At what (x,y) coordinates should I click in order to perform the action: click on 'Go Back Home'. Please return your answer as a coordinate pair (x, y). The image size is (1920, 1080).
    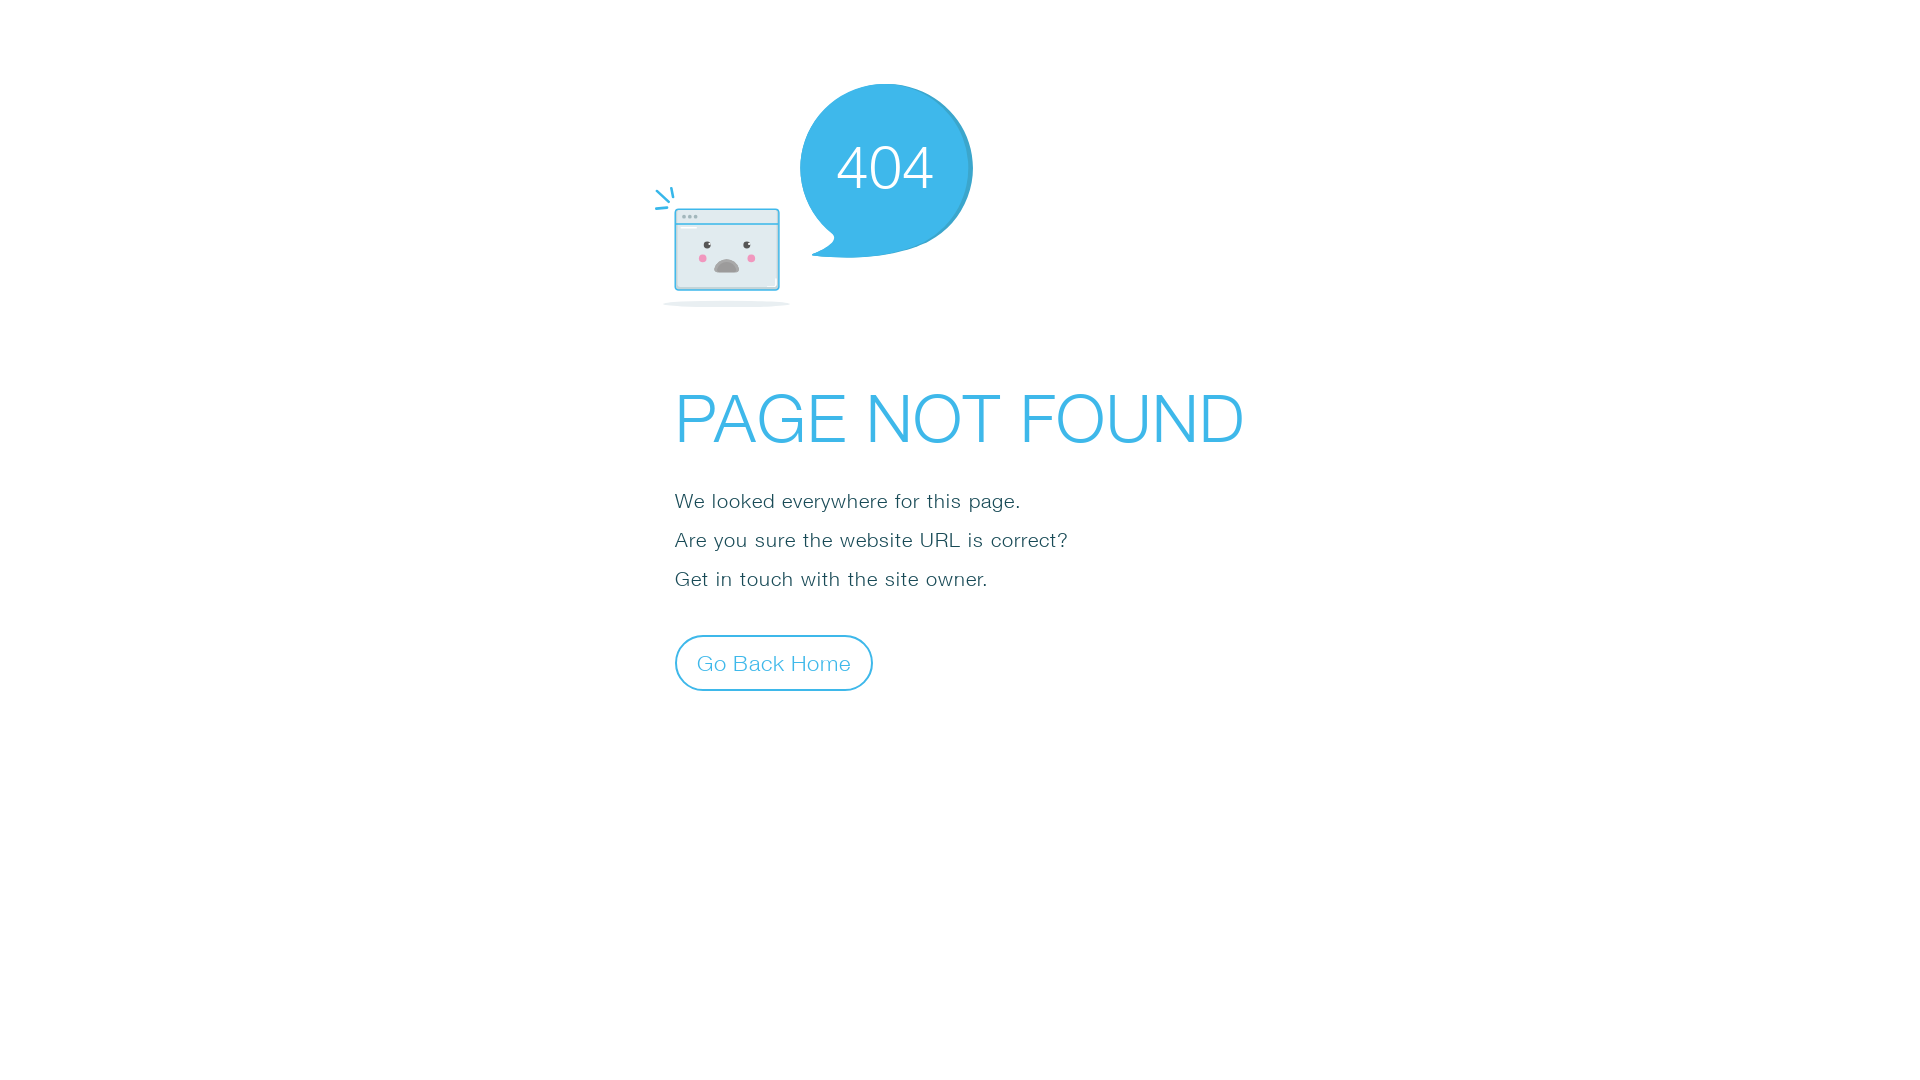
    Looking at the image, I should click on (772, 663).